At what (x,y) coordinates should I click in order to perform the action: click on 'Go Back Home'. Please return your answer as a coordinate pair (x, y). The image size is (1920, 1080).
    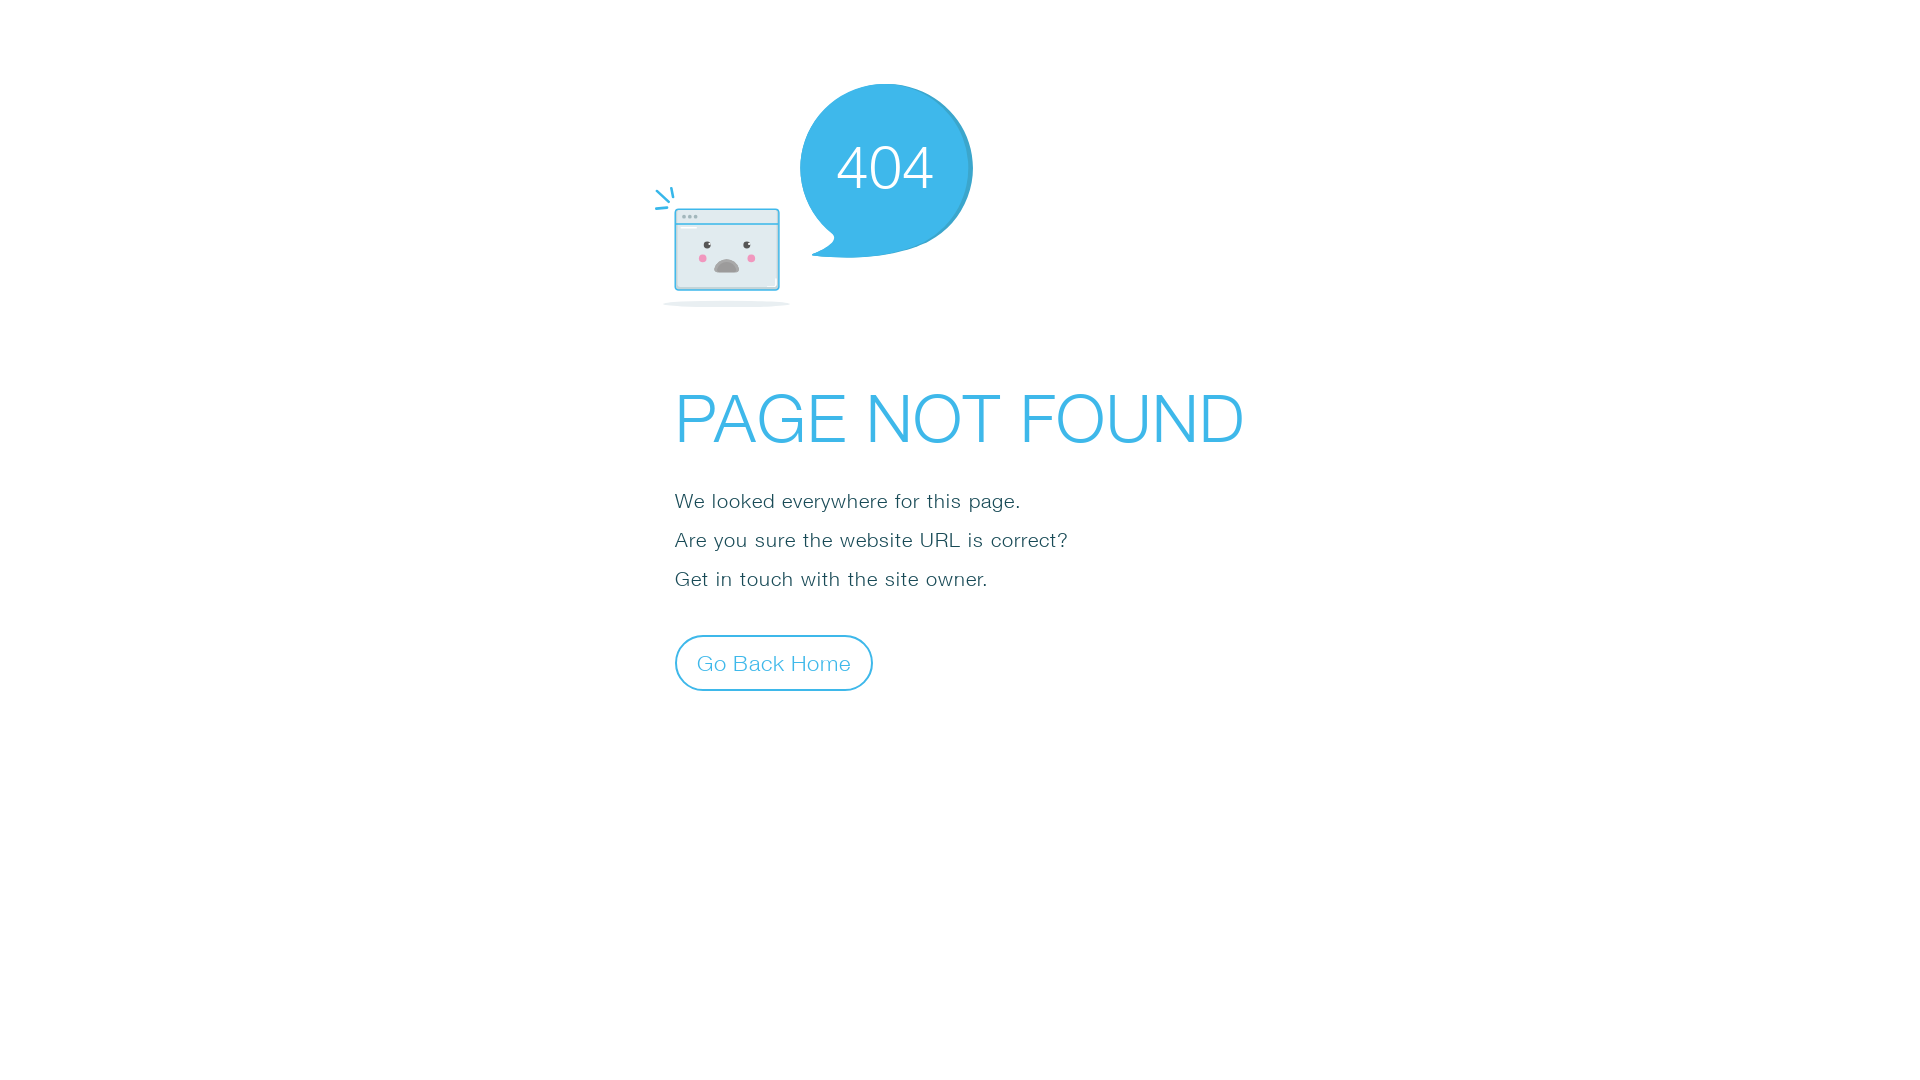
    Looking at the image, I should click on (772, 663).